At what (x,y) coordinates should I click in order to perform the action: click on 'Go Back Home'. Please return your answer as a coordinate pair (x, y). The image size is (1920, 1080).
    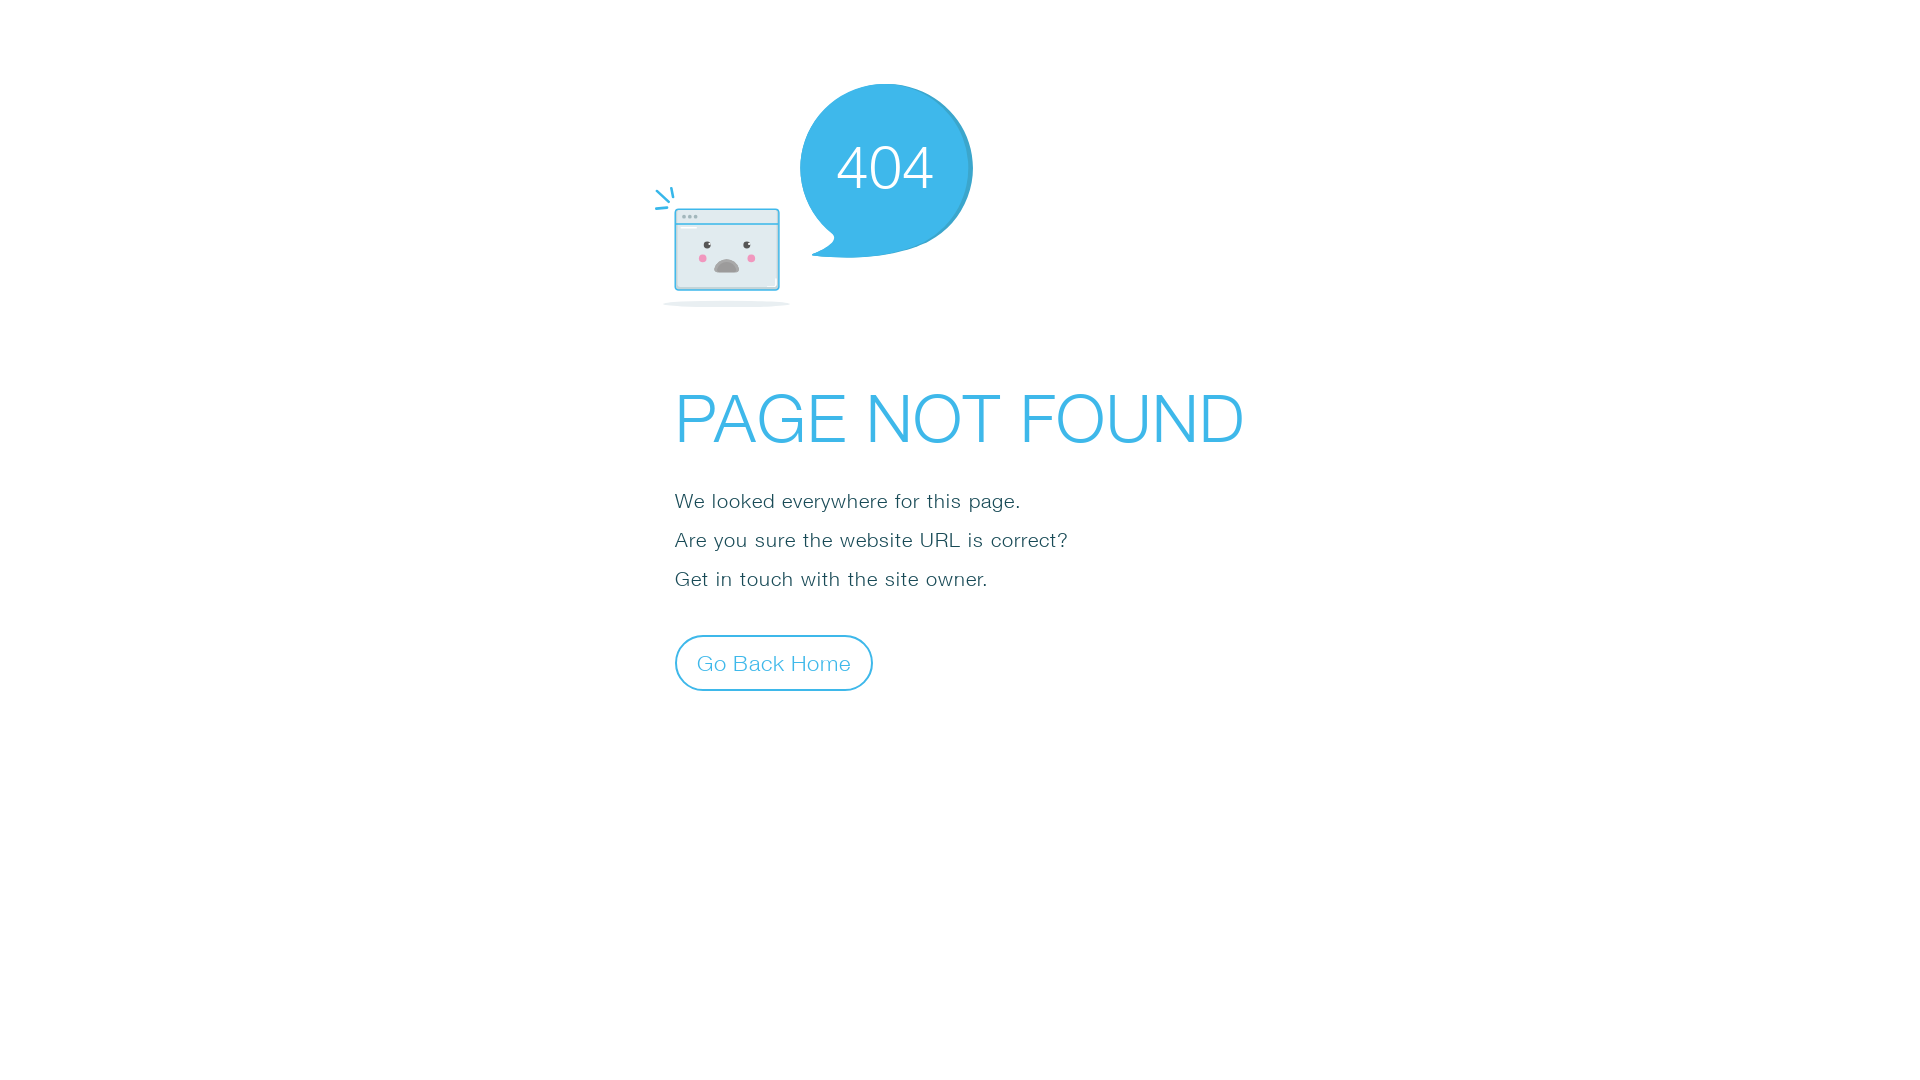
    Looking at the image, I should click on (772, 663).